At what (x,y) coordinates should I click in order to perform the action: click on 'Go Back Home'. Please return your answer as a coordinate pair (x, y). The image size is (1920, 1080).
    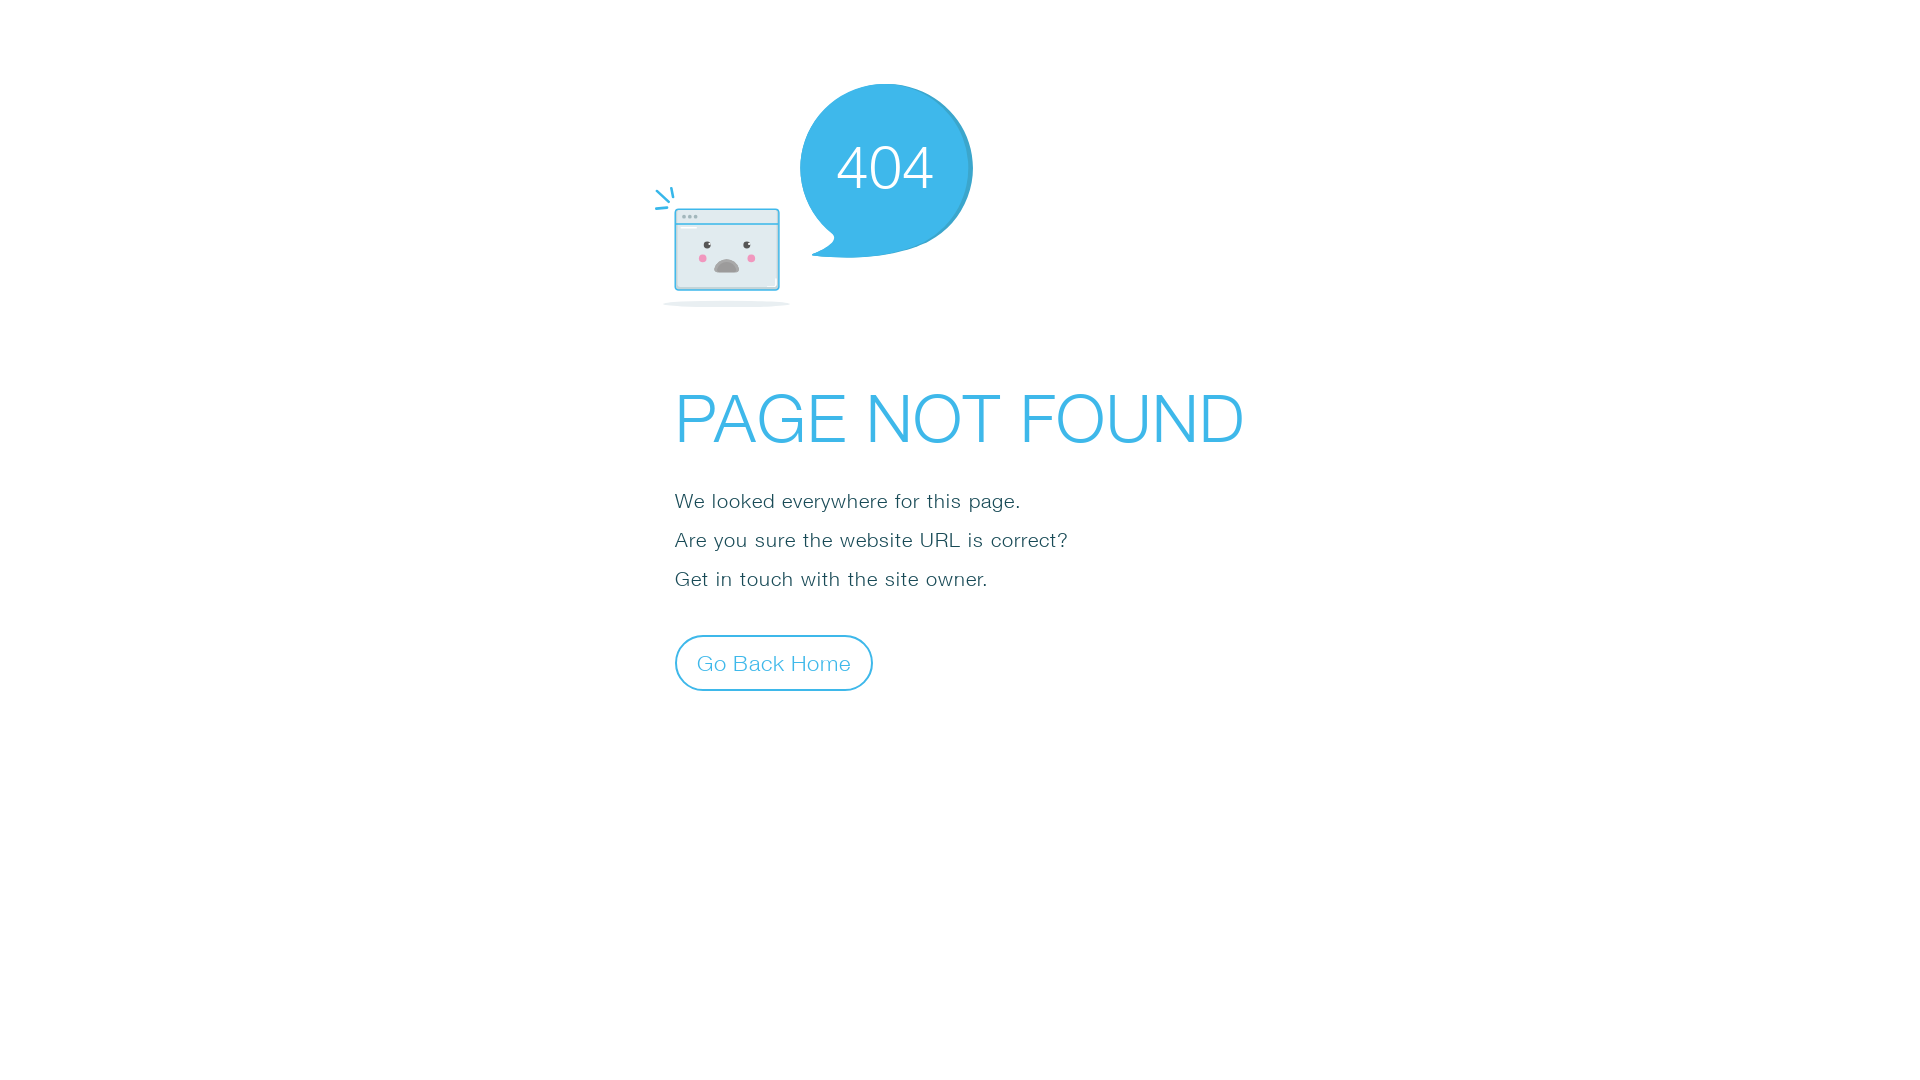
    Looking at the image, I should click on (772, 663).